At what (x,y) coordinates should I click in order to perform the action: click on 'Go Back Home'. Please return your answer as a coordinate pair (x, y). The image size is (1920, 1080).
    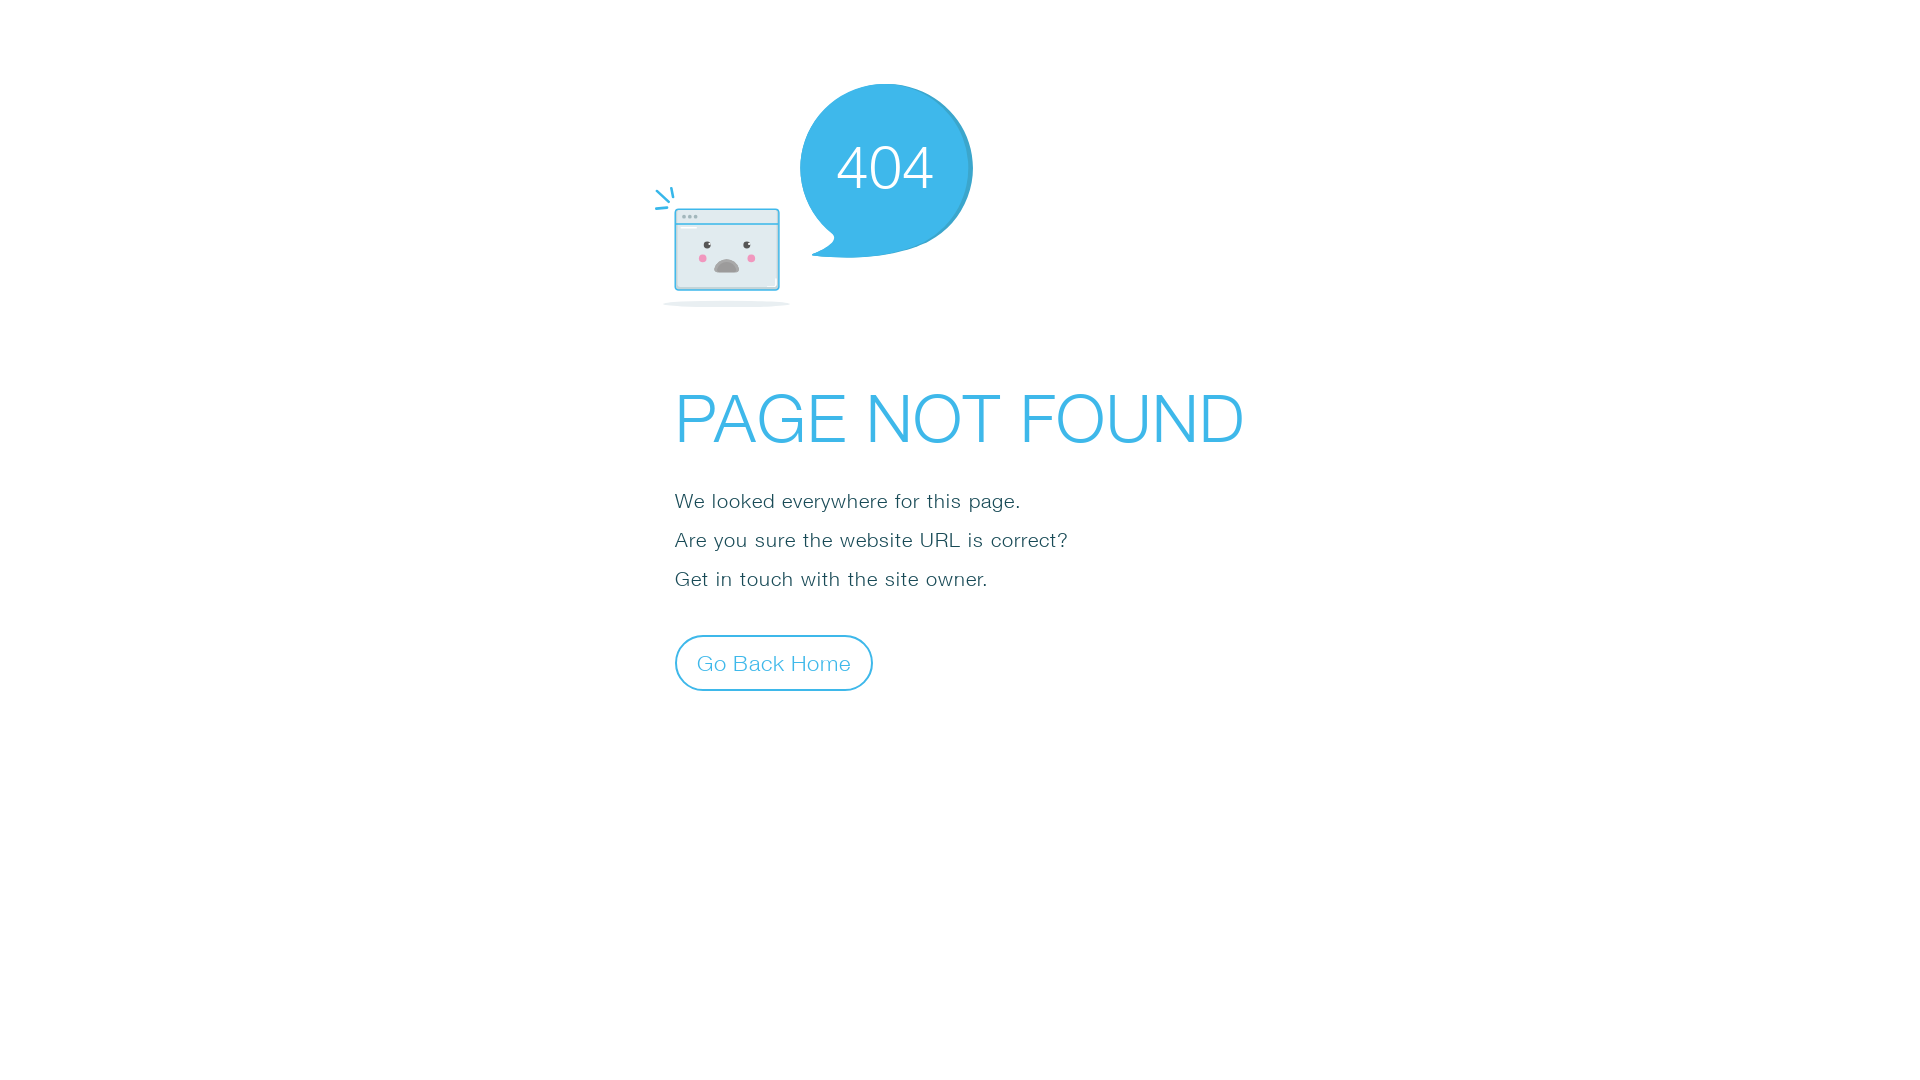
    Looking at the image, I should click on (772, 663).